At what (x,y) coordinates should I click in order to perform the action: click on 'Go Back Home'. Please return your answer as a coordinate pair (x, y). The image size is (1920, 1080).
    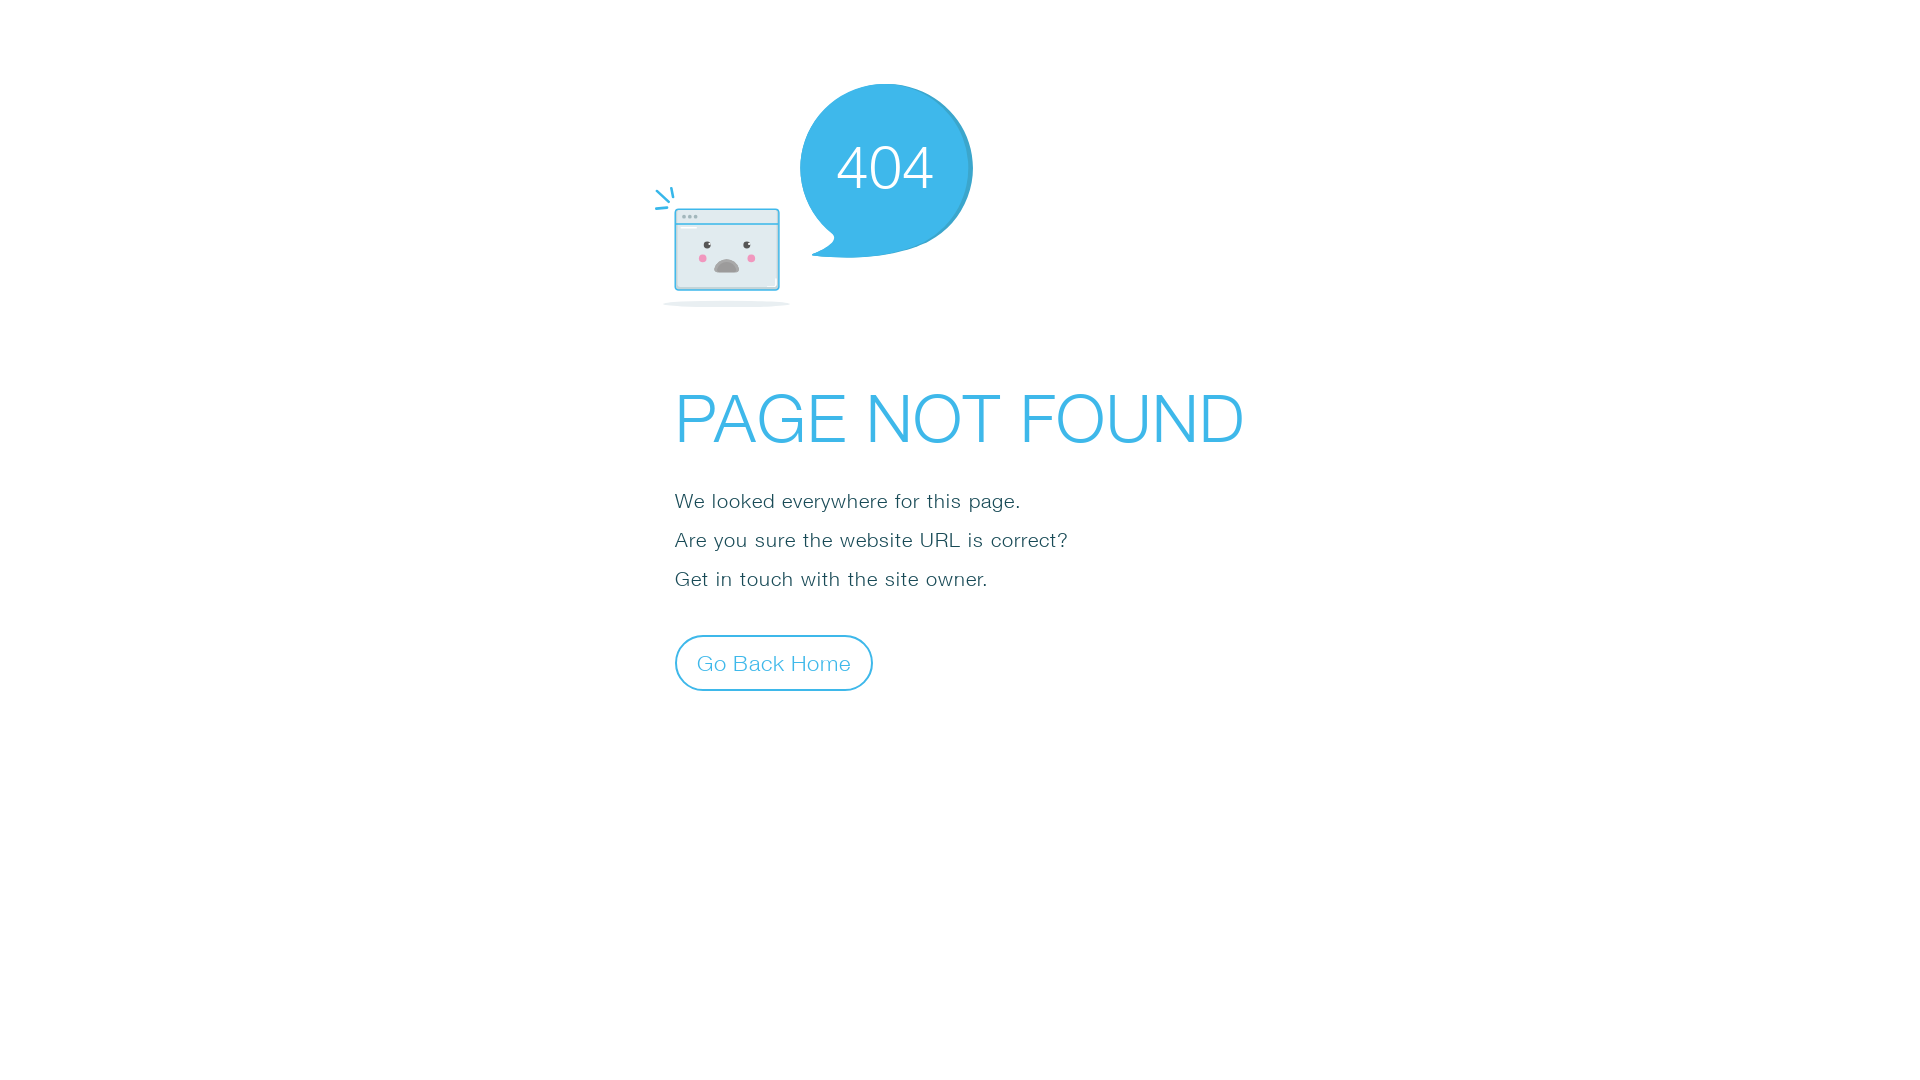
    Looking at the image, I should click on (772, 663).